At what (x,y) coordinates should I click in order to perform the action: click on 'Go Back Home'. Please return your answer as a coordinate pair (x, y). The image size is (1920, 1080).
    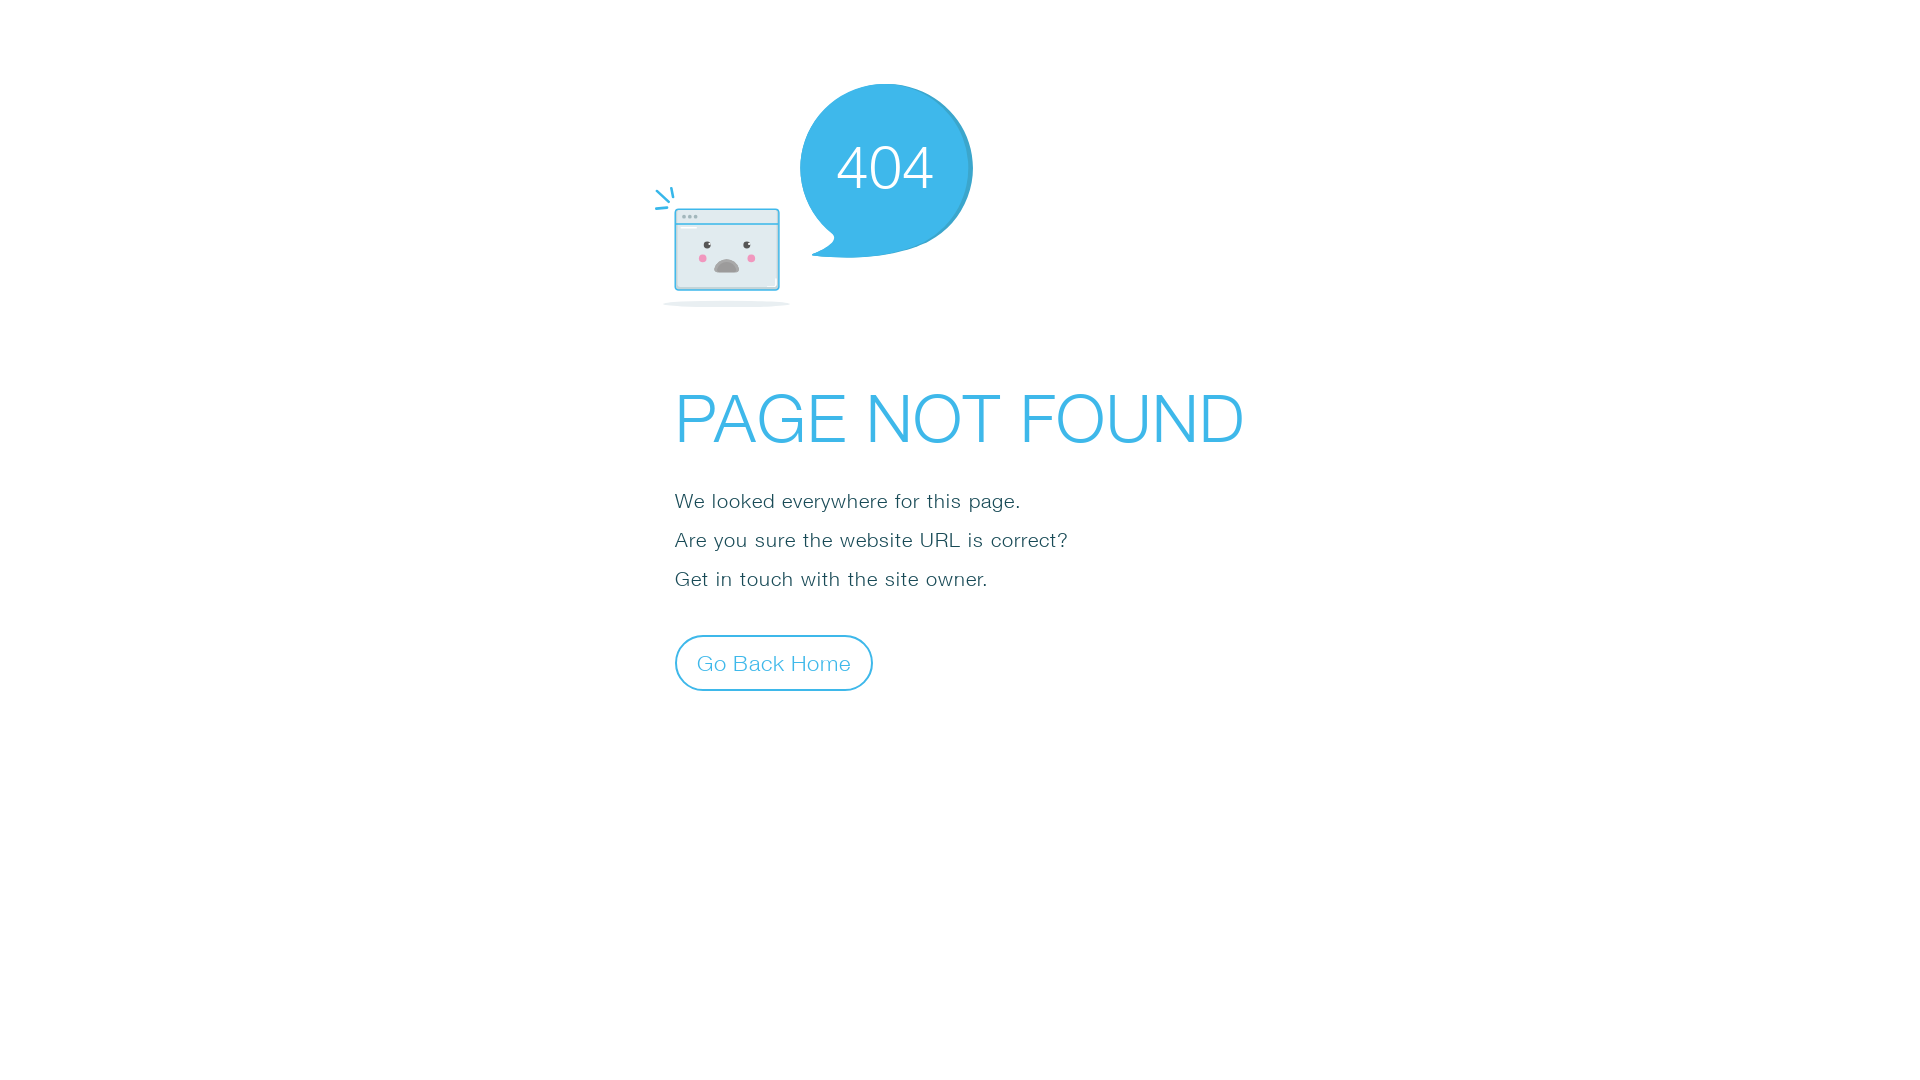
    Looking at the image, I should click on (772, 663).